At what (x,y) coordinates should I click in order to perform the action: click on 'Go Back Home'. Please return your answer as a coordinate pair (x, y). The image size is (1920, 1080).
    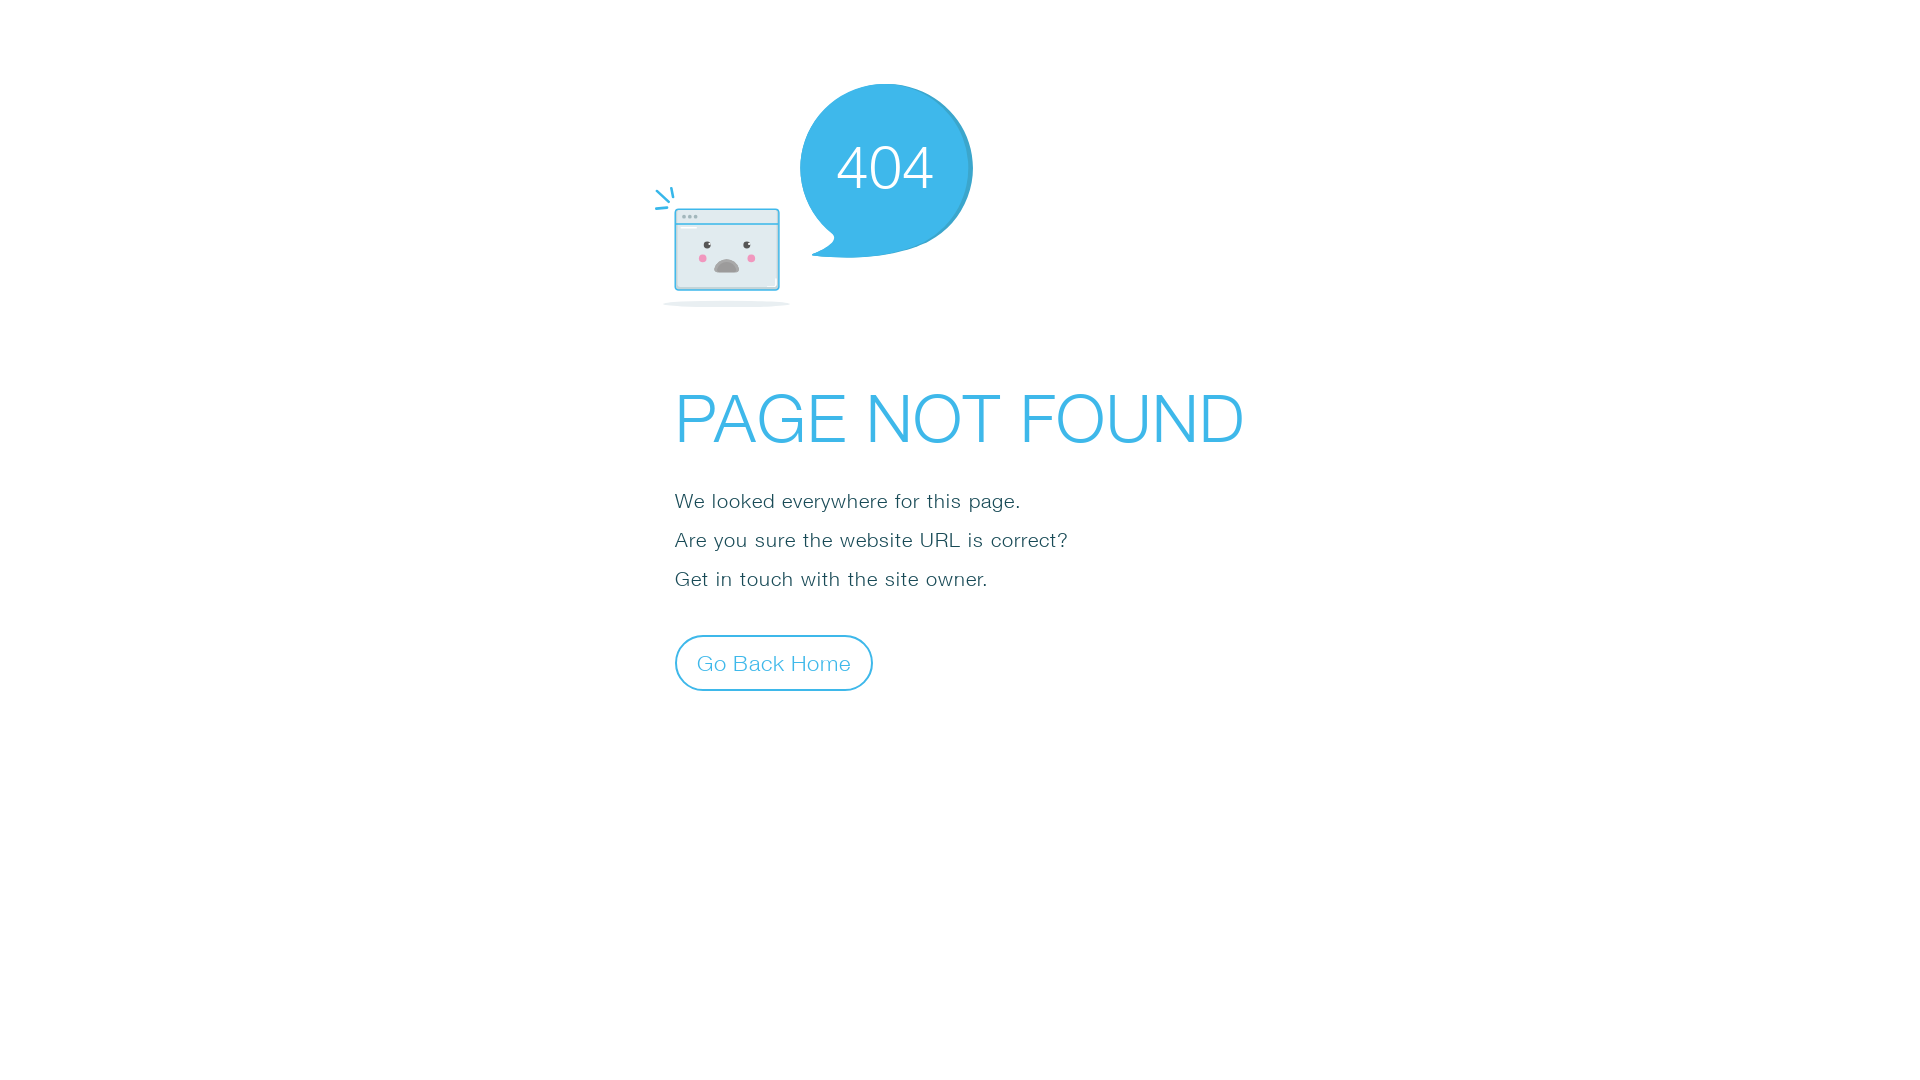
    Looking at the image, I should click on (772, 663).